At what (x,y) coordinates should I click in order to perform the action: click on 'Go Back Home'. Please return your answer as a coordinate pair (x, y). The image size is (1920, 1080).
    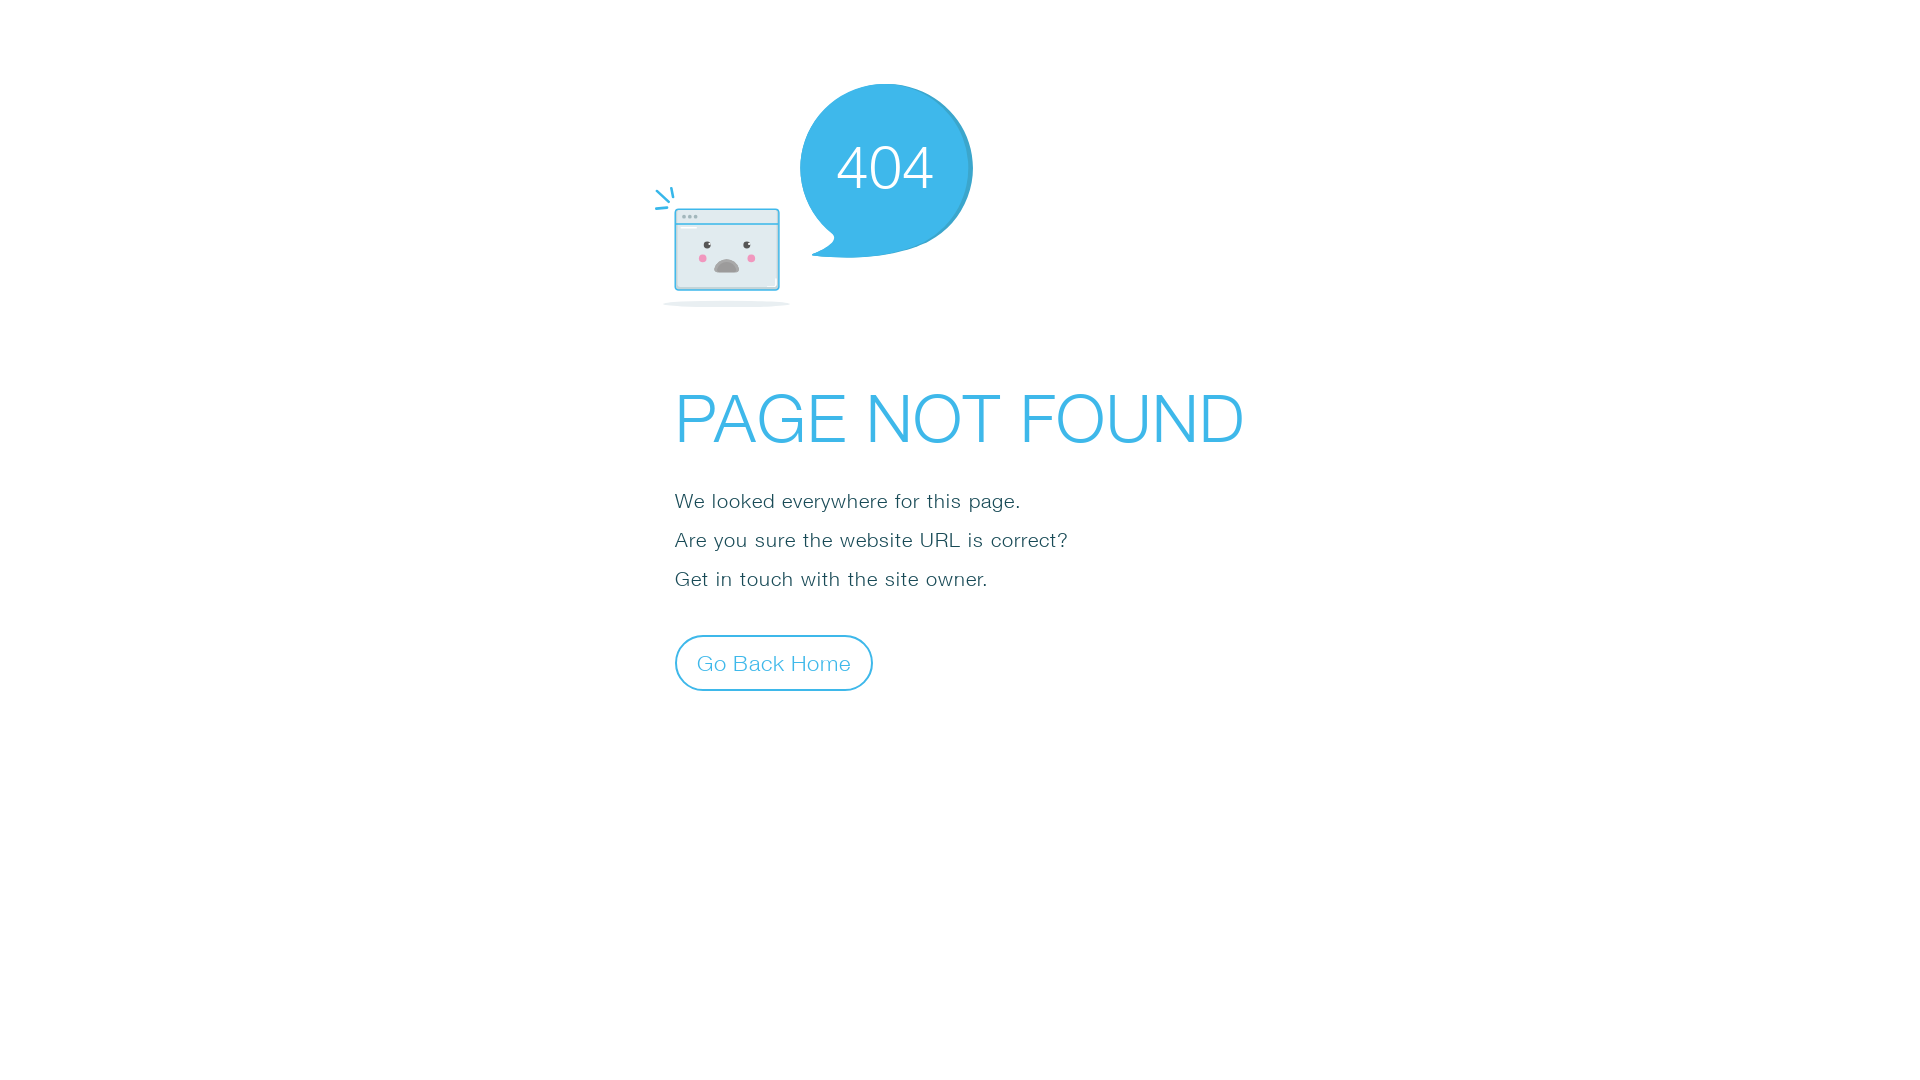
    Looking at the image, I should click on (772, 663).